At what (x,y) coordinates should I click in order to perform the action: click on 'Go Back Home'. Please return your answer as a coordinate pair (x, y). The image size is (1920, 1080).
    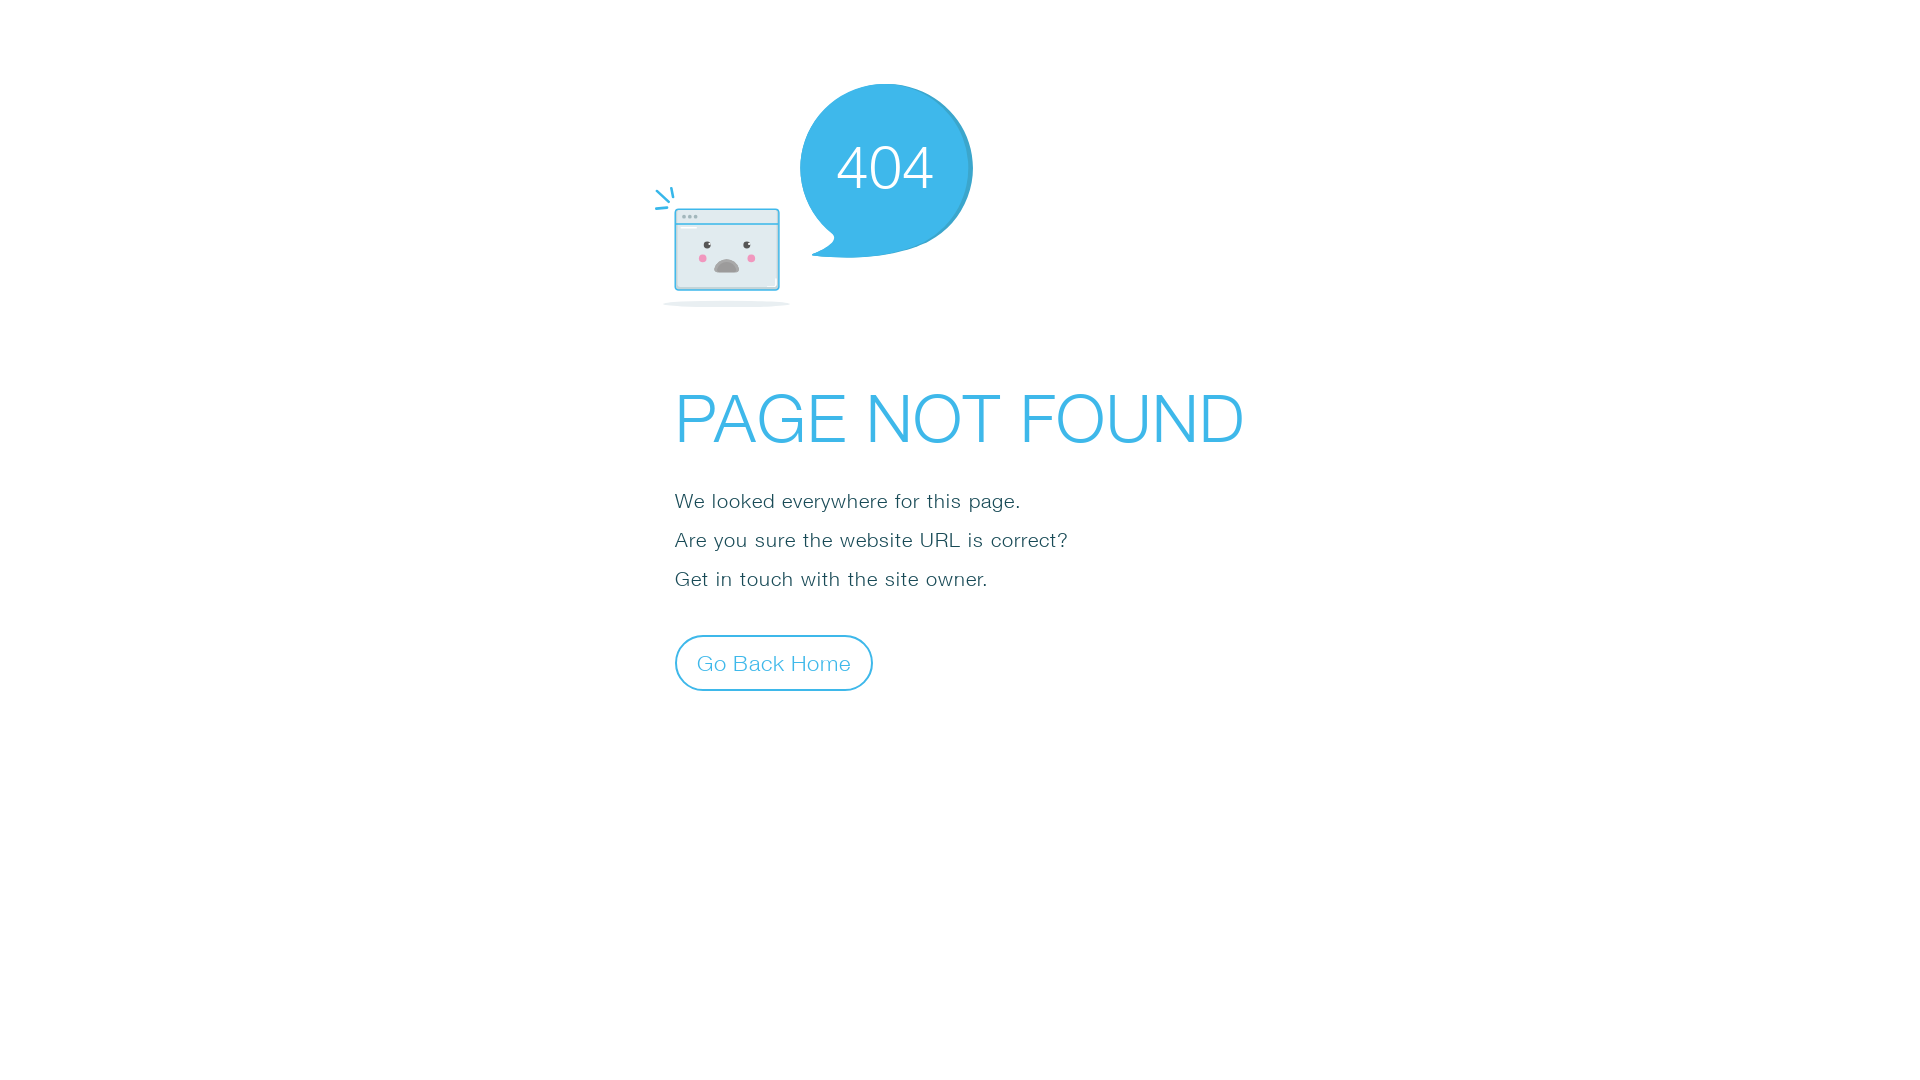
    Looking at the image, I should click on (772, 663).